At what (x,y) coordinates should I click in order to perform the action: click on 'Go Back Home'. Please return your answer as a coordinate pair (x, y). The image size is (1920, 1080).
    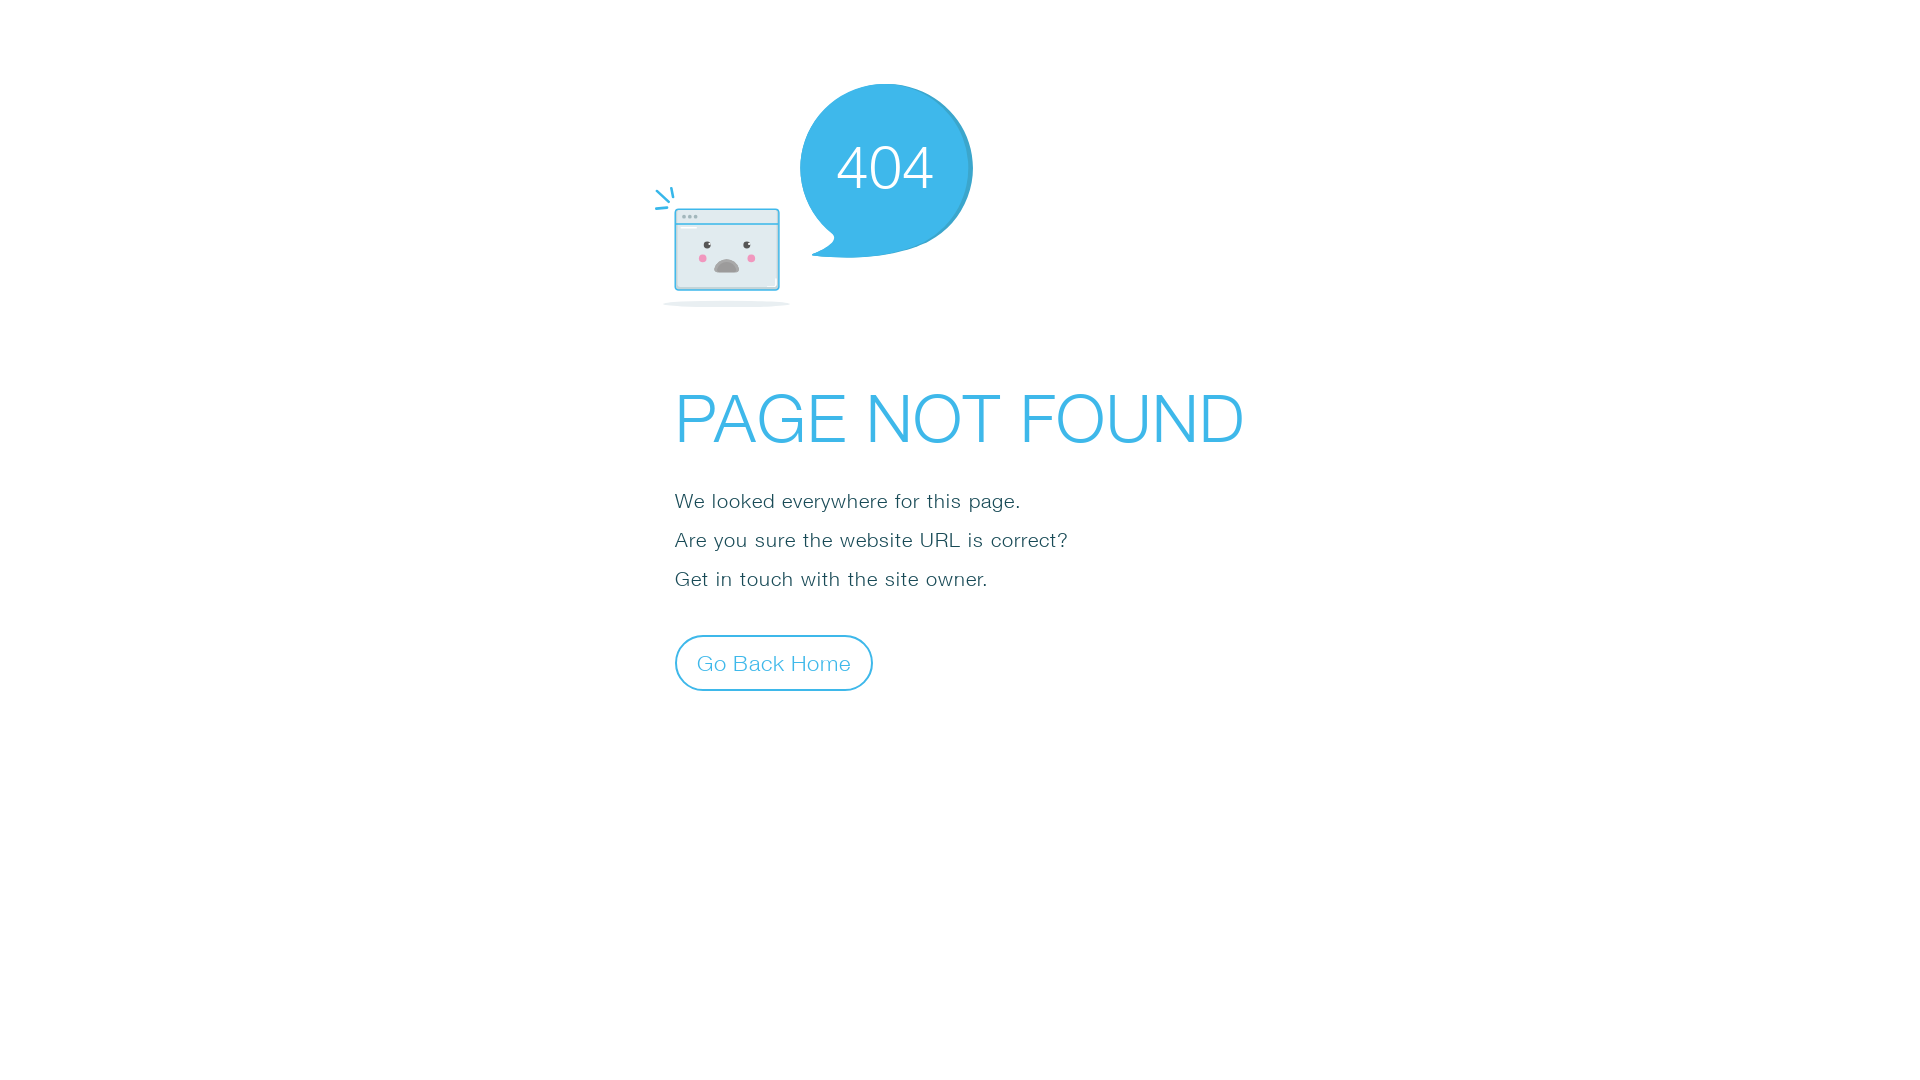
    Looking at the image, I should click on (772, 663).